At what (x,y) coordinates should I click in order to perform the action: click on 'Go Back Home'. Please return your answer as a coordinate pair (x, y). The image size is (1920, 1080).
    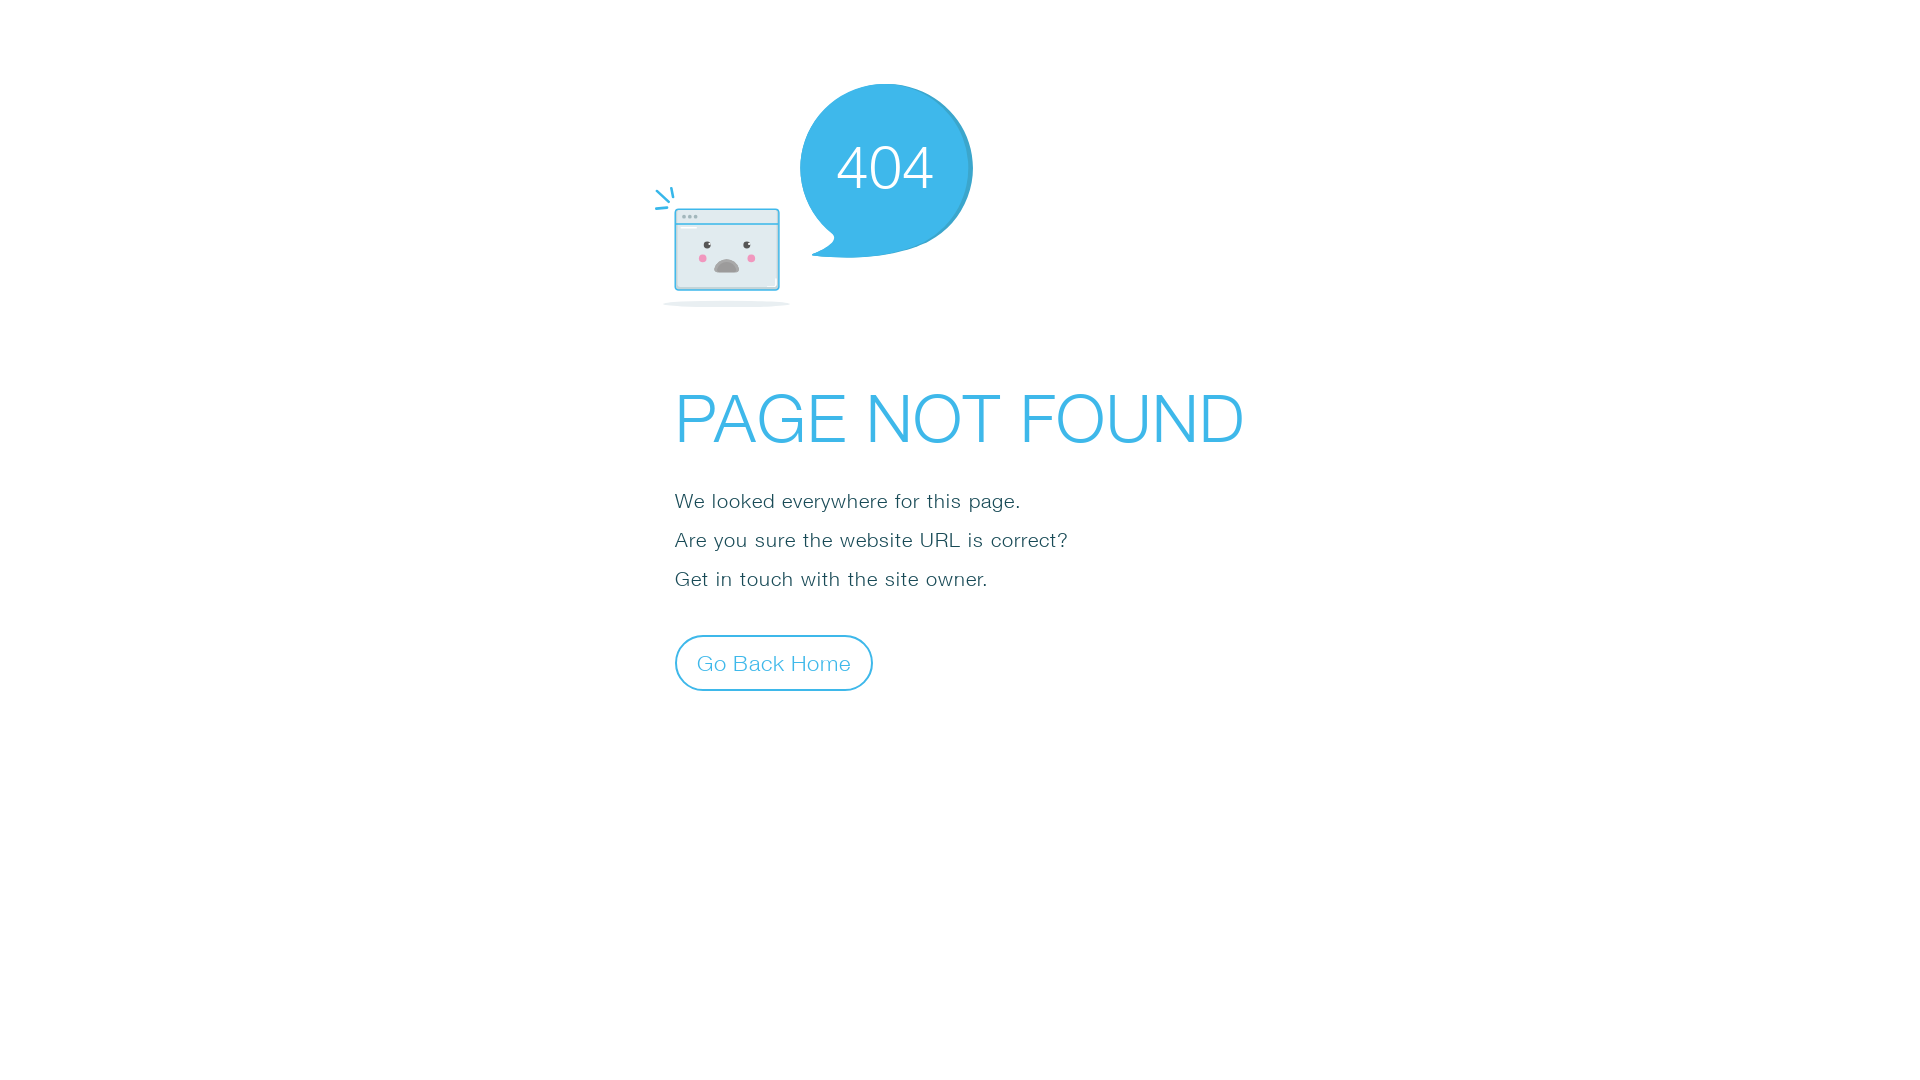
    Looking at the image, I should click on (772, 663).